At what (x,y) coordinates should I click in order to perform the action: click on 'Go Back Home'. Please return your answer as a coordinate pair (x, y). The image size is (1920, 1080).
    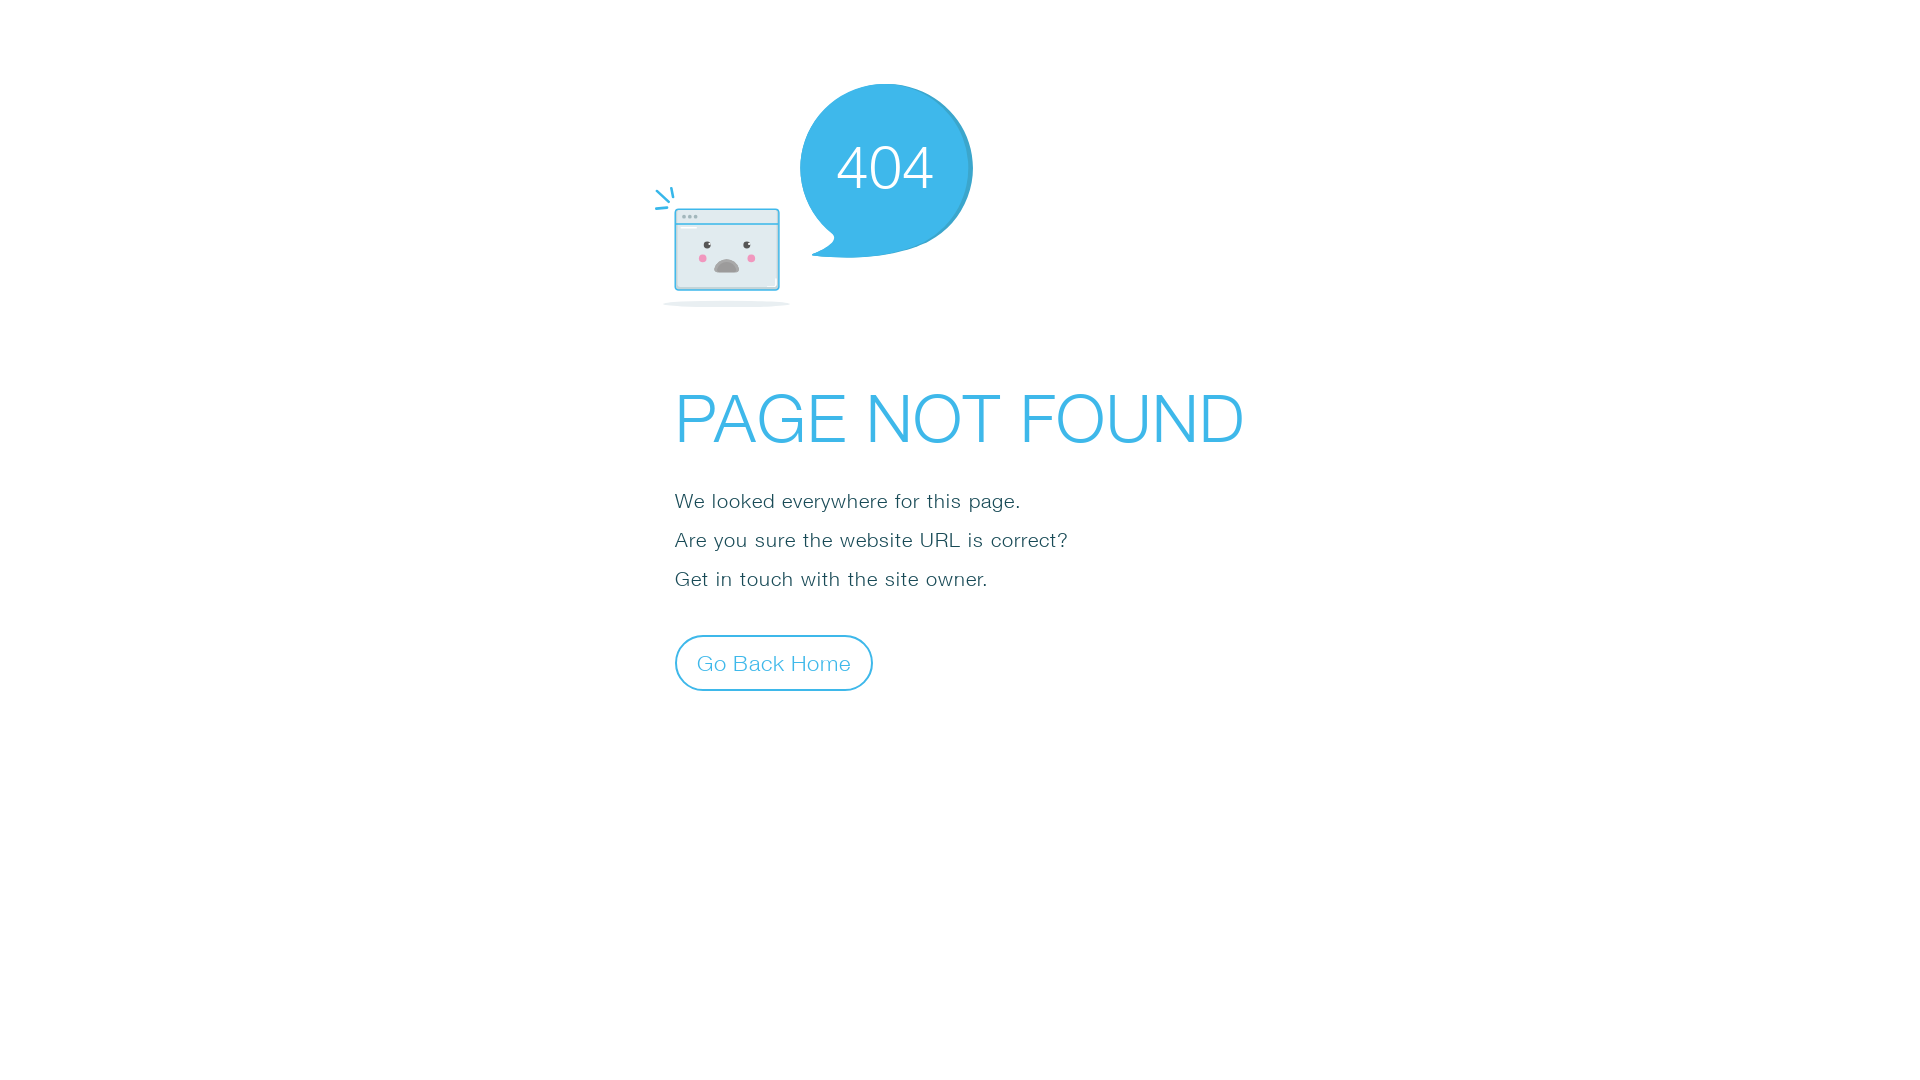
    Looking at the image, I should click on (772, 663).